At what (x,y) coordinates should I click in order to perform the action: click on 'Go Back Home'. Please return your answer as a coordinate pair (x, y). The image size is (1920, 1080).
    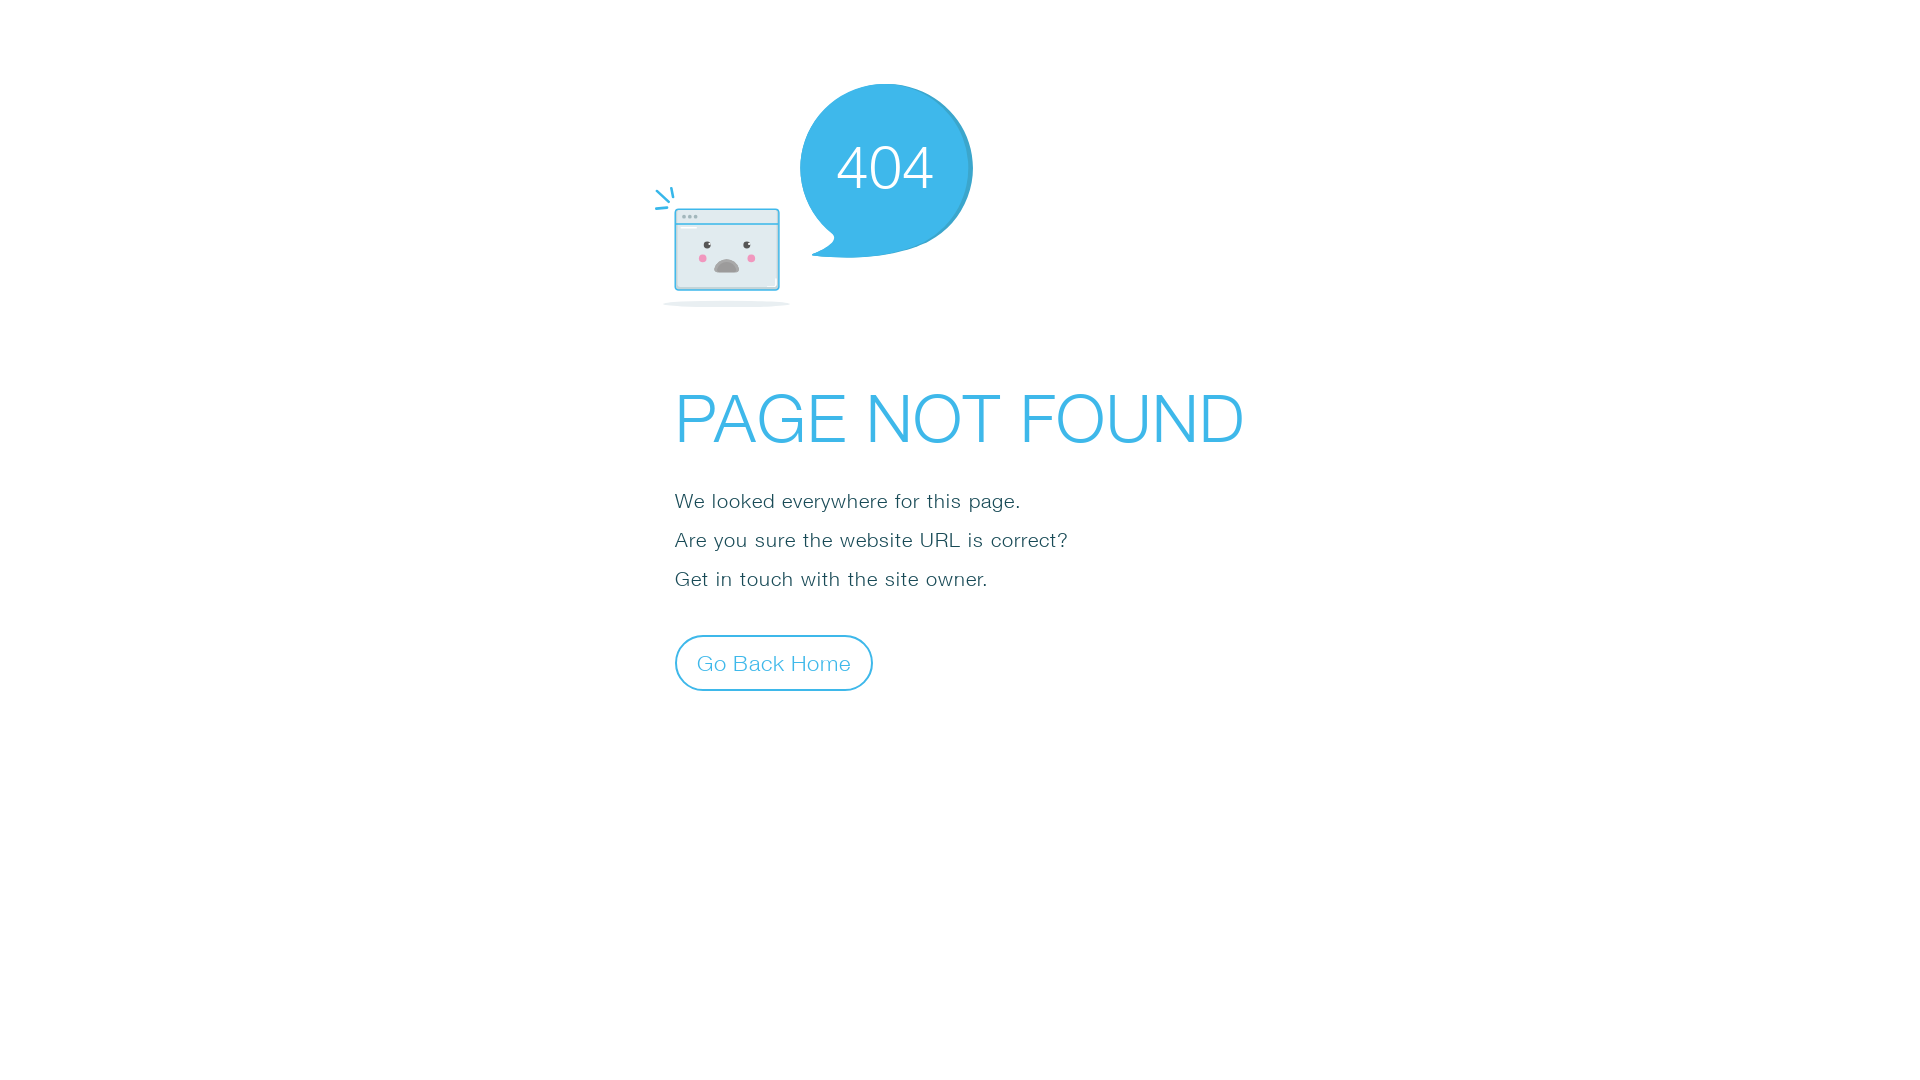
    Looking at the image, I should click on (772, 663).